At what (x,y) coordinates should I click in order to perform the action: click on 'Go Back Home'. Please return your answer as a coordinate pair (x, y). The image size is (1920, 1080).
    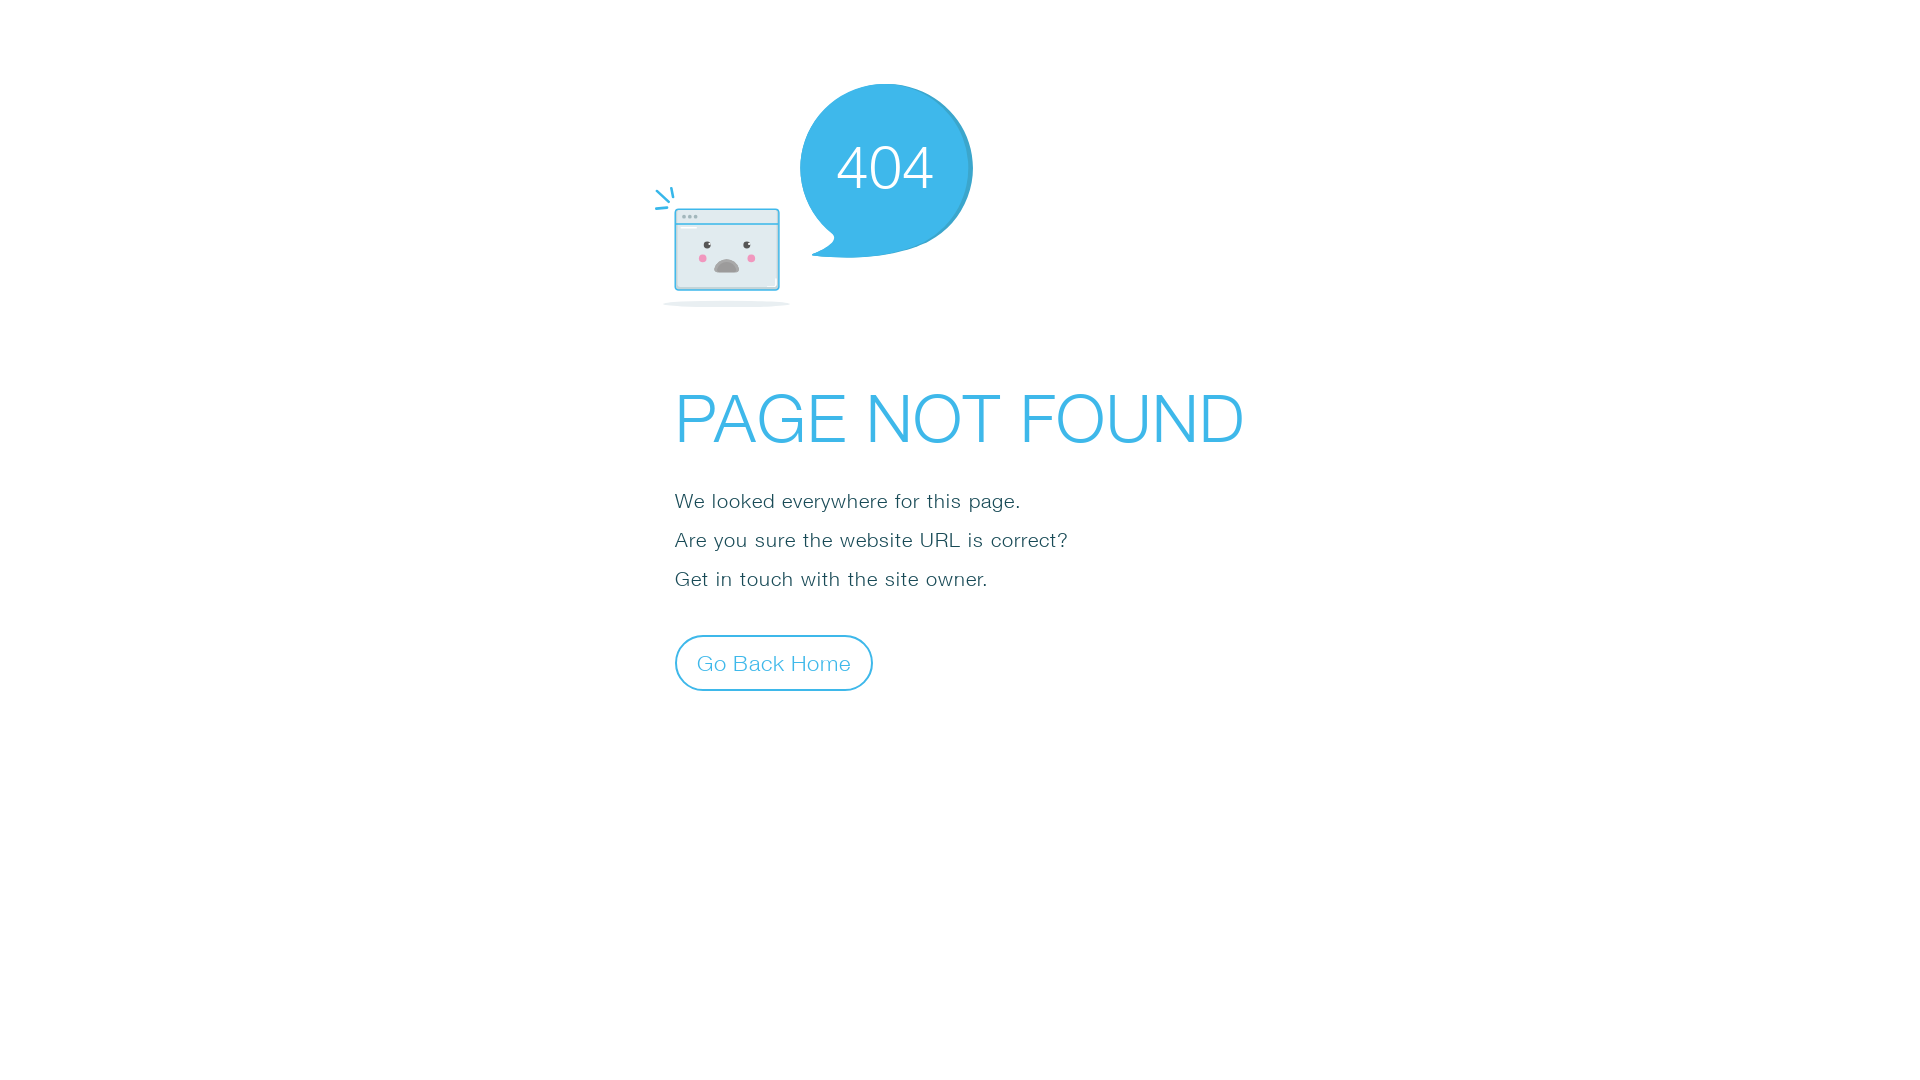
    Looking at the image, I should click on (772, 663).